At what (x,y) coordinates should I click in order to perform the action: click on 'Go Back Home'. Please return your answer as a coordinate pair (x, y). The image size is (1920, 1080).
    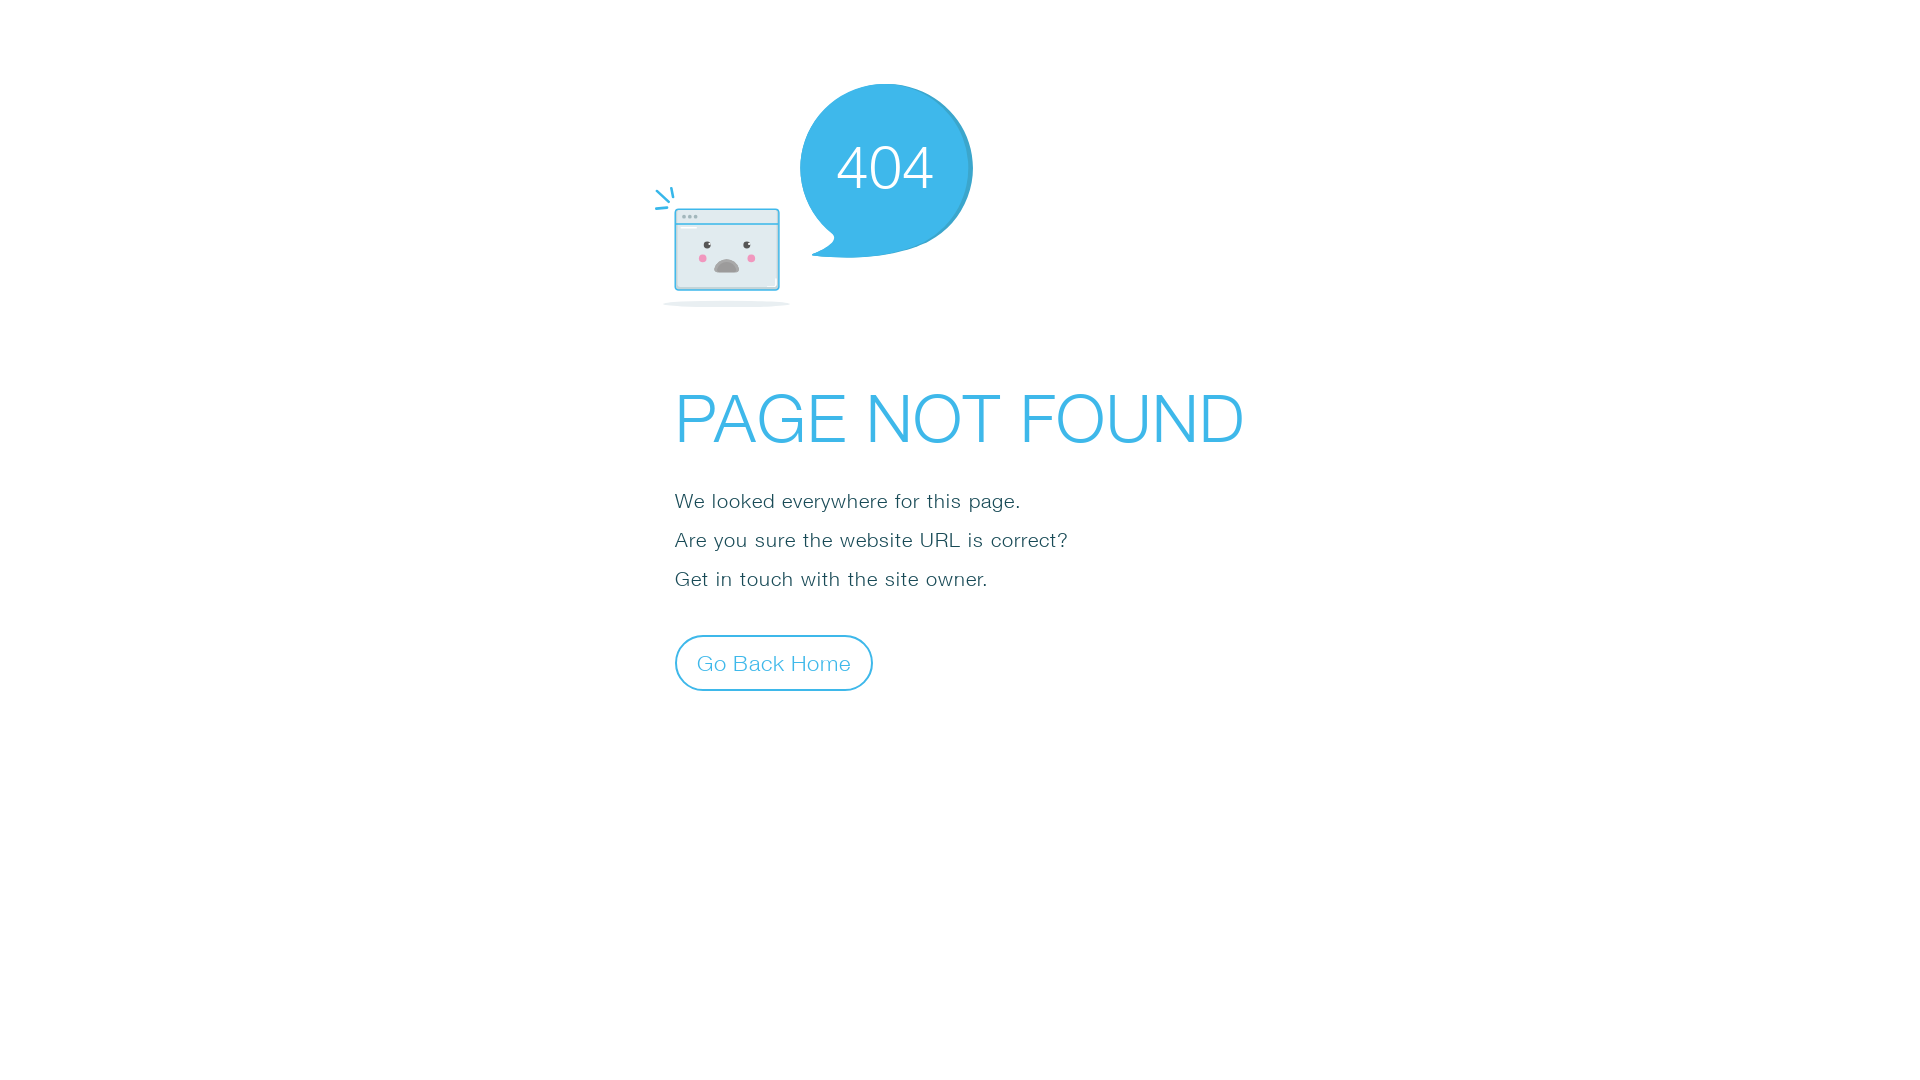
    Looking at the image, I should click on (772, 663).